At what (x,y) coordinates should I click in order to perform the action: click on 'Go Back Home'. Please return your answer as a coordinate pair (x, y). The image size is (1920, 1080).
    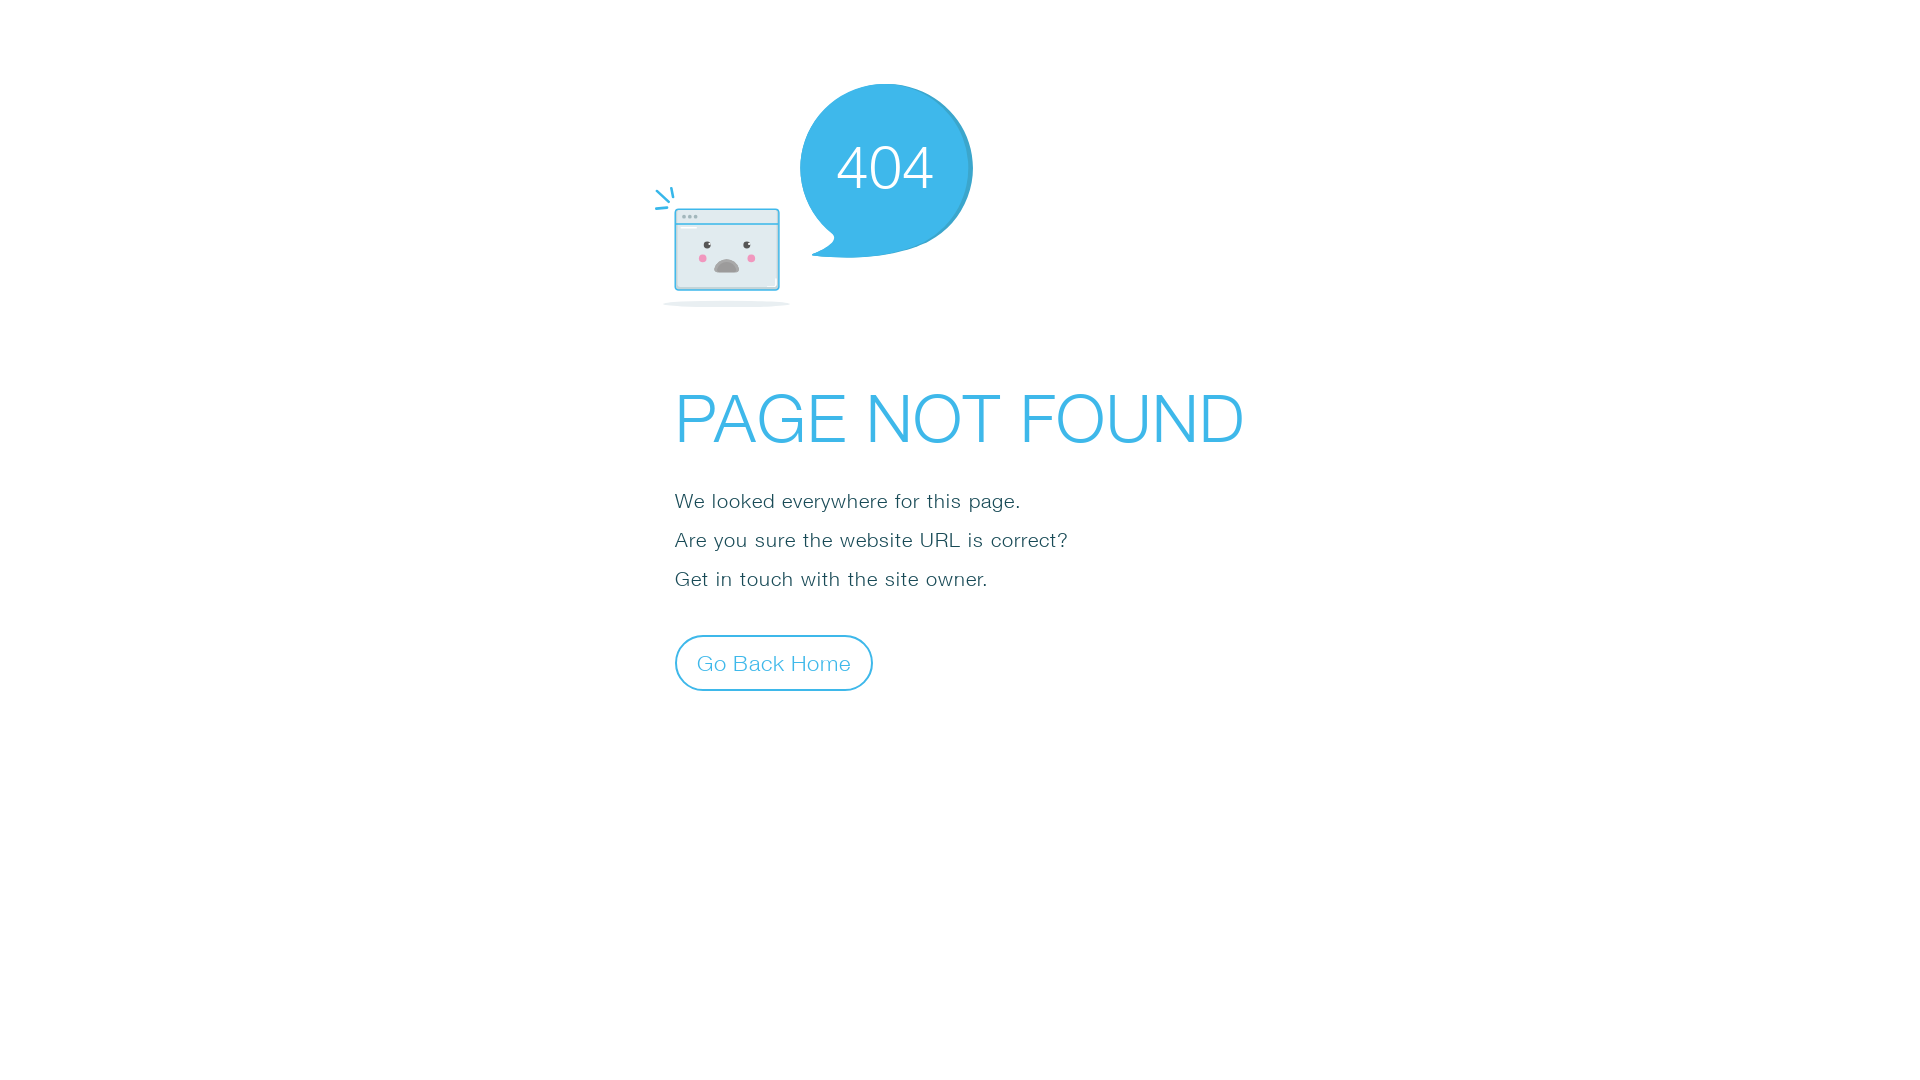
    Looking at the image, I should click on (772, 663).